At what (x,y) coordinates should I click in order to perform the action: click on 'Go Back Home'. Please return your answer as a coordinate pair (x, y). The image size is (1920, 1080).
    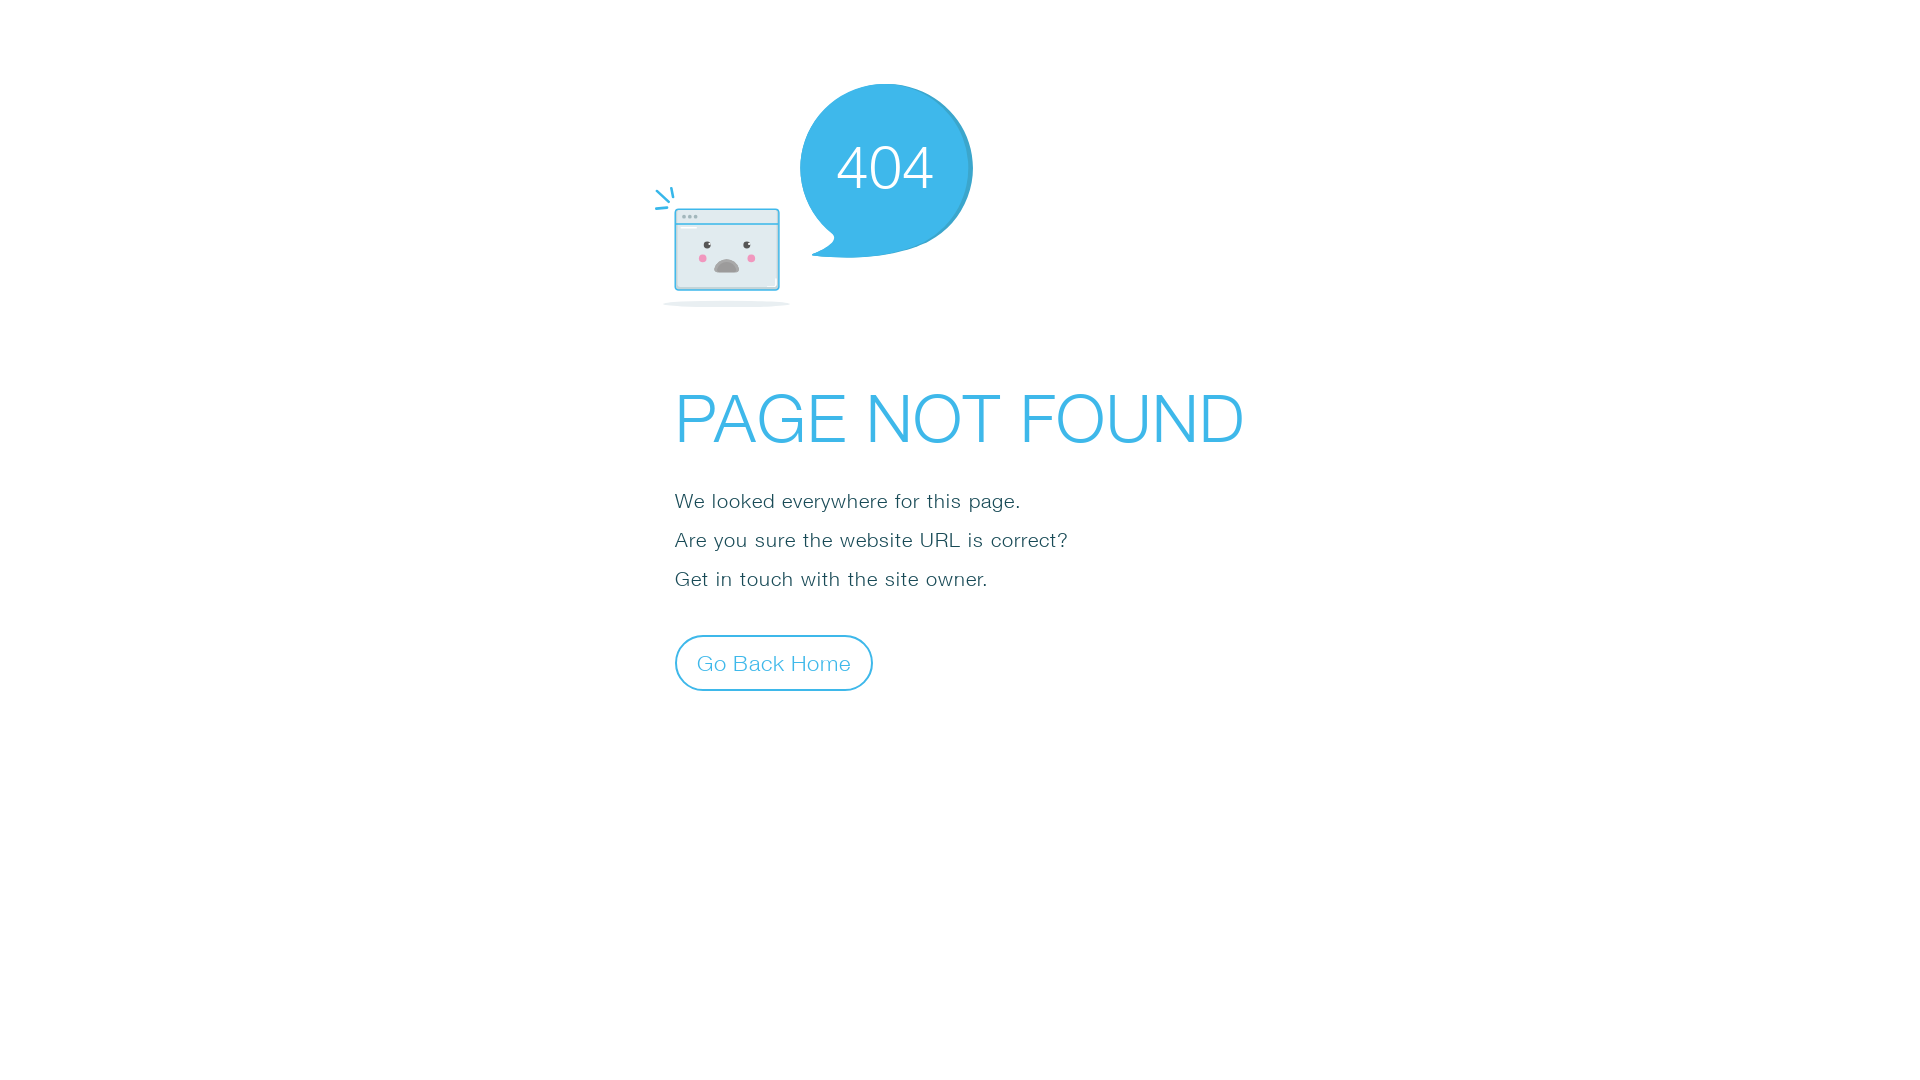
    Looking at the image, I should click on (772, 663).